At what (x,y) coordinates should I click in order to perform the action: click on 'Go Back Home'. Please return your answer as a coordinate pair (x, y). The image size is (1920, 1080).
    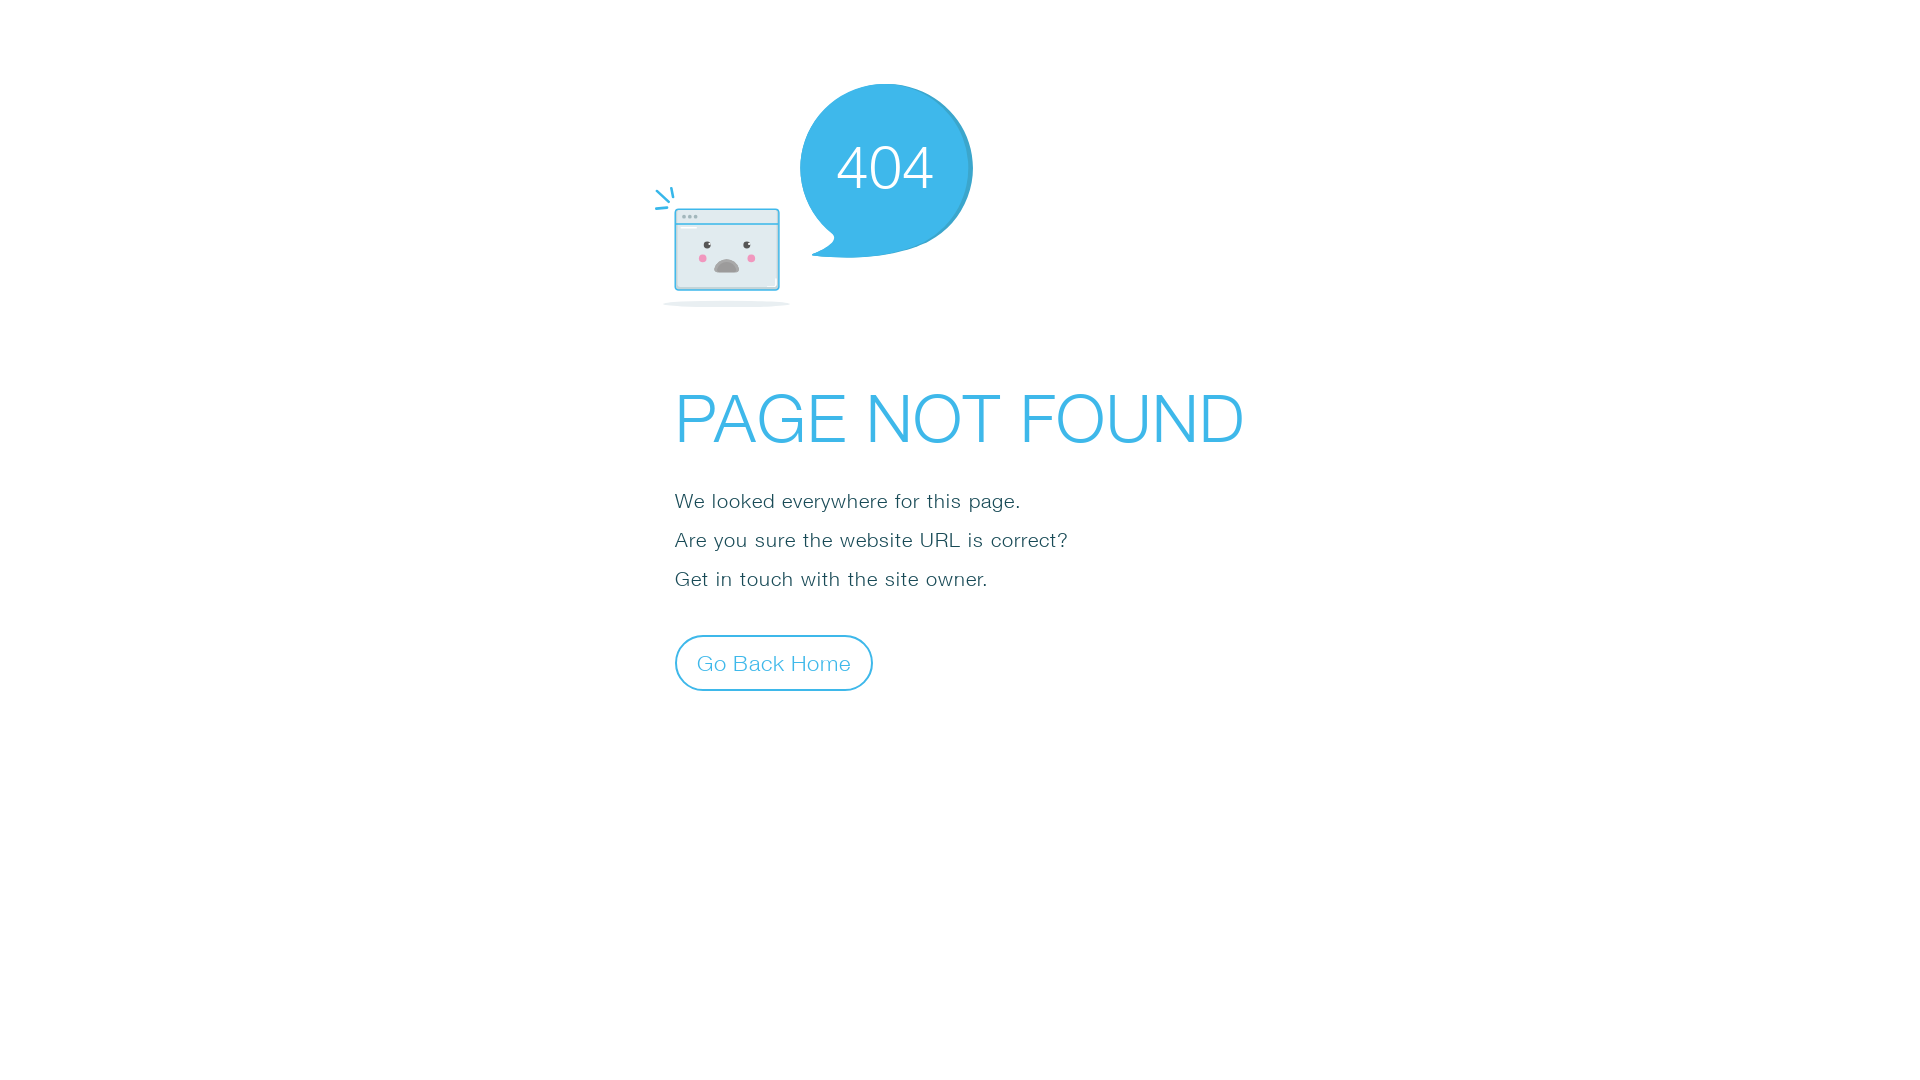
    Looking at the image, I should click on (772, 663).